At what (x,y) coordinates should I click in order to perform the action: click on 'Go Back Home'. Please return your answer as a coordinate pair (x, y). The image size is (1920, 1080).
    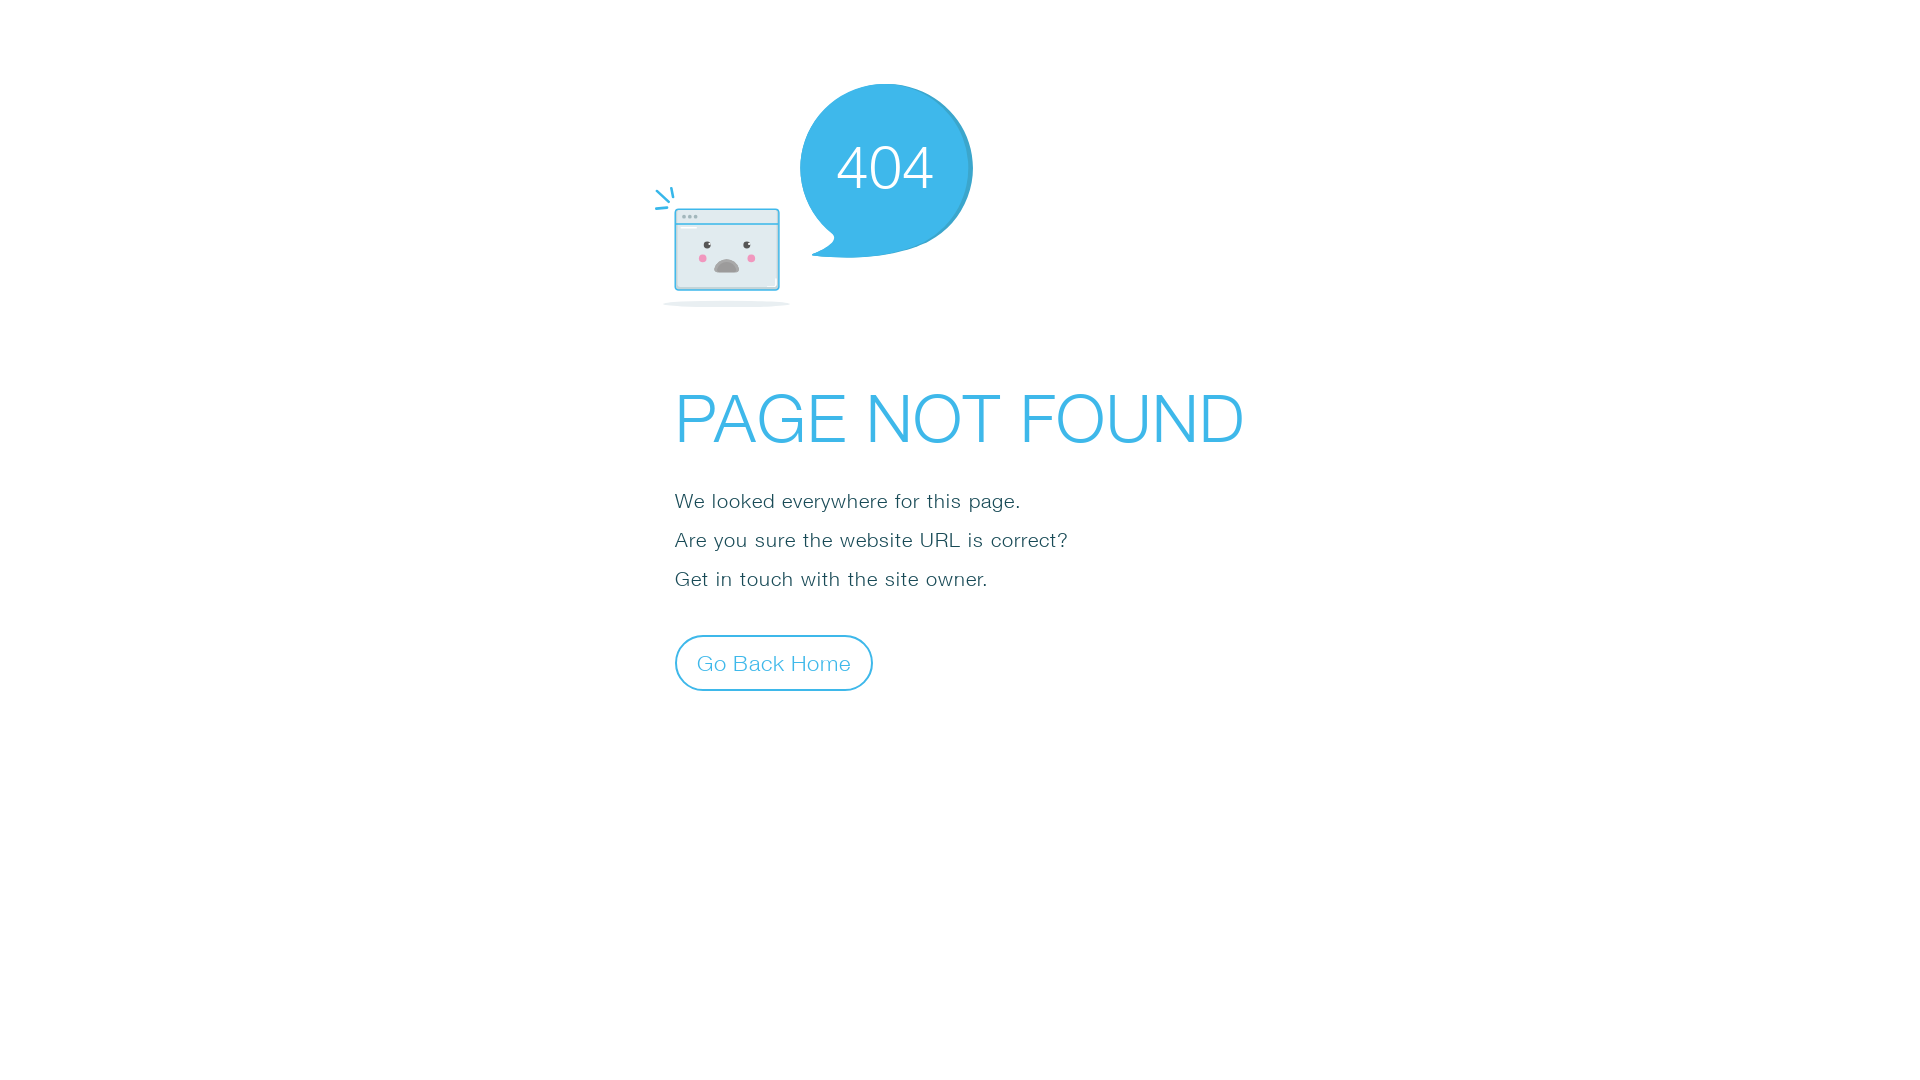
    Looking at the image, I should click on (772, 663).